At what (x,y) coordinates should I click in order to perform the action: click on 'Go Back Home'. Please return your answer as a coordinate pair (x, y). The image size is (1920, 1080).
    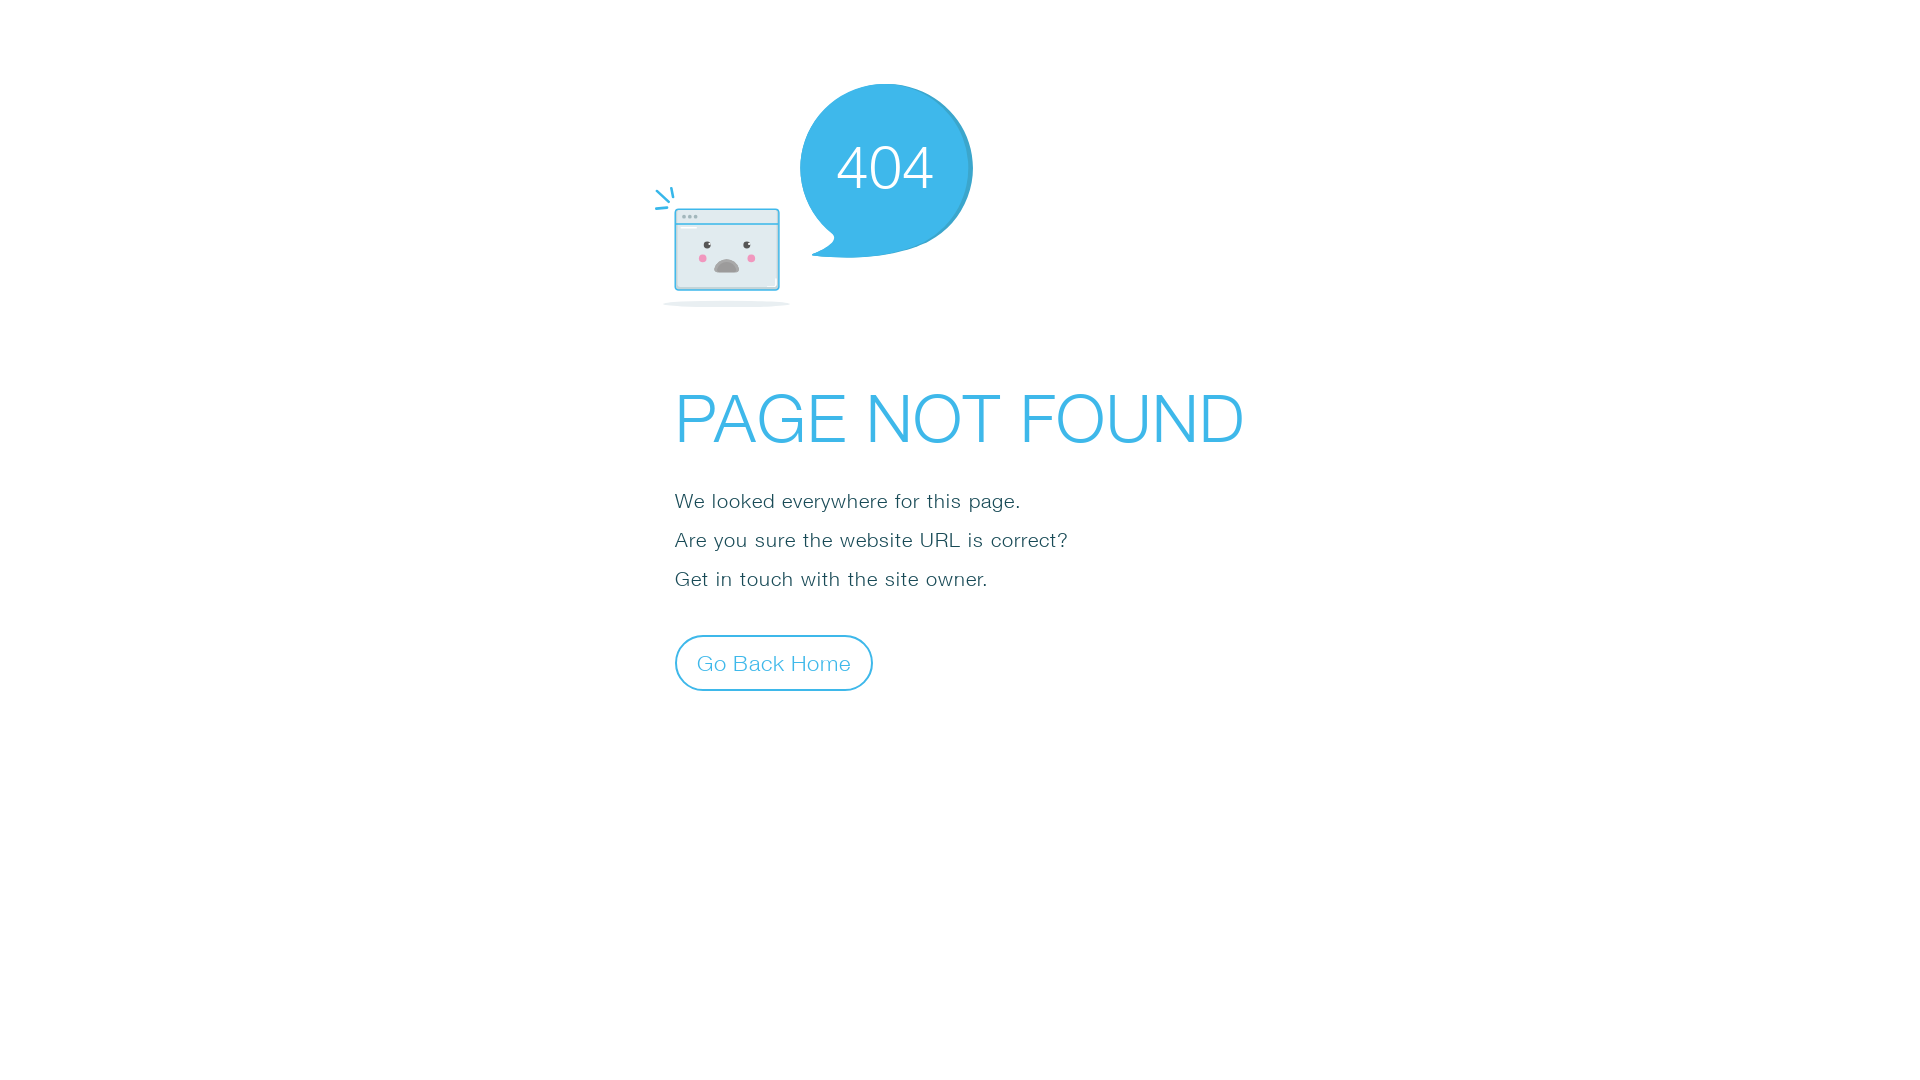
    Looking at the image, I should click on (772, 663).